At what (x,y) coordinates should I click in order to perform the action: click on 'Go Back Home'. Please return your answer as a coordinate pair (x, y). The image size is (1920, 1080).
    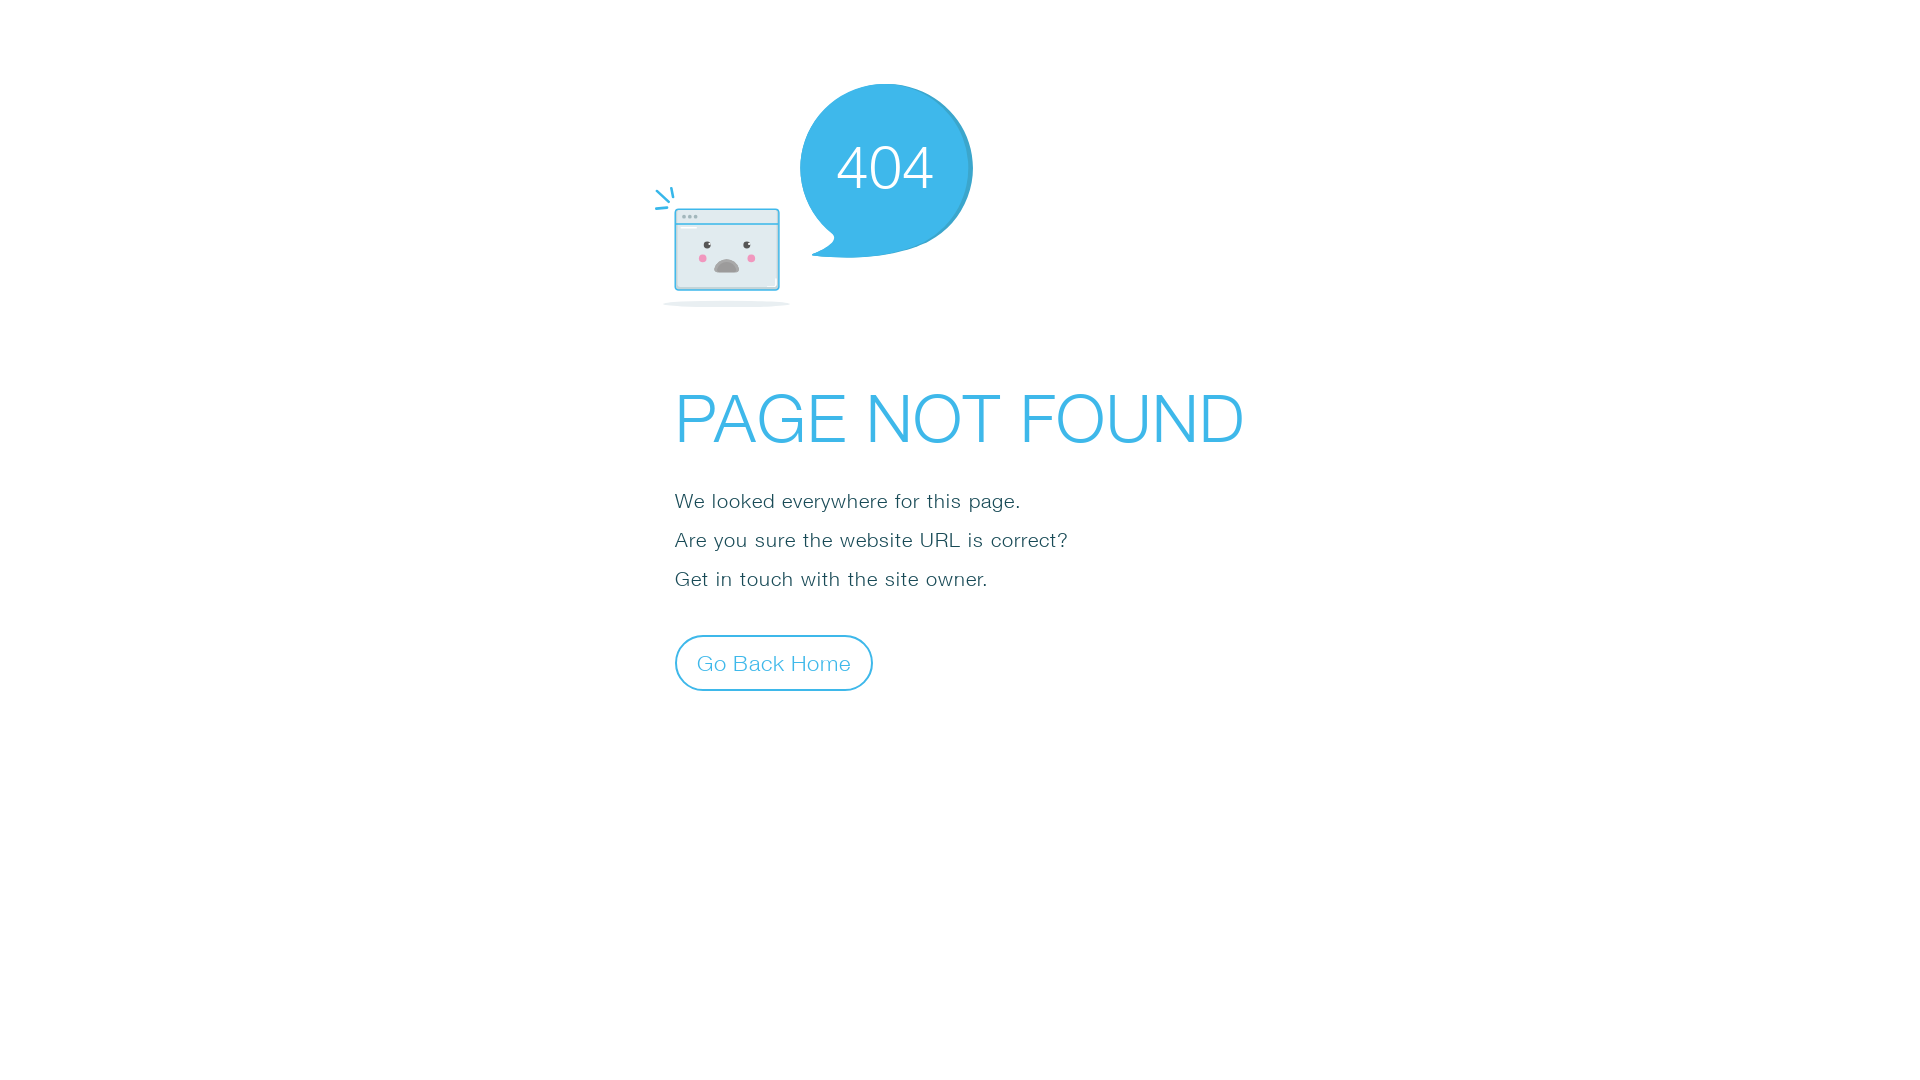
    Looking at the image, I should click on (772, 663).